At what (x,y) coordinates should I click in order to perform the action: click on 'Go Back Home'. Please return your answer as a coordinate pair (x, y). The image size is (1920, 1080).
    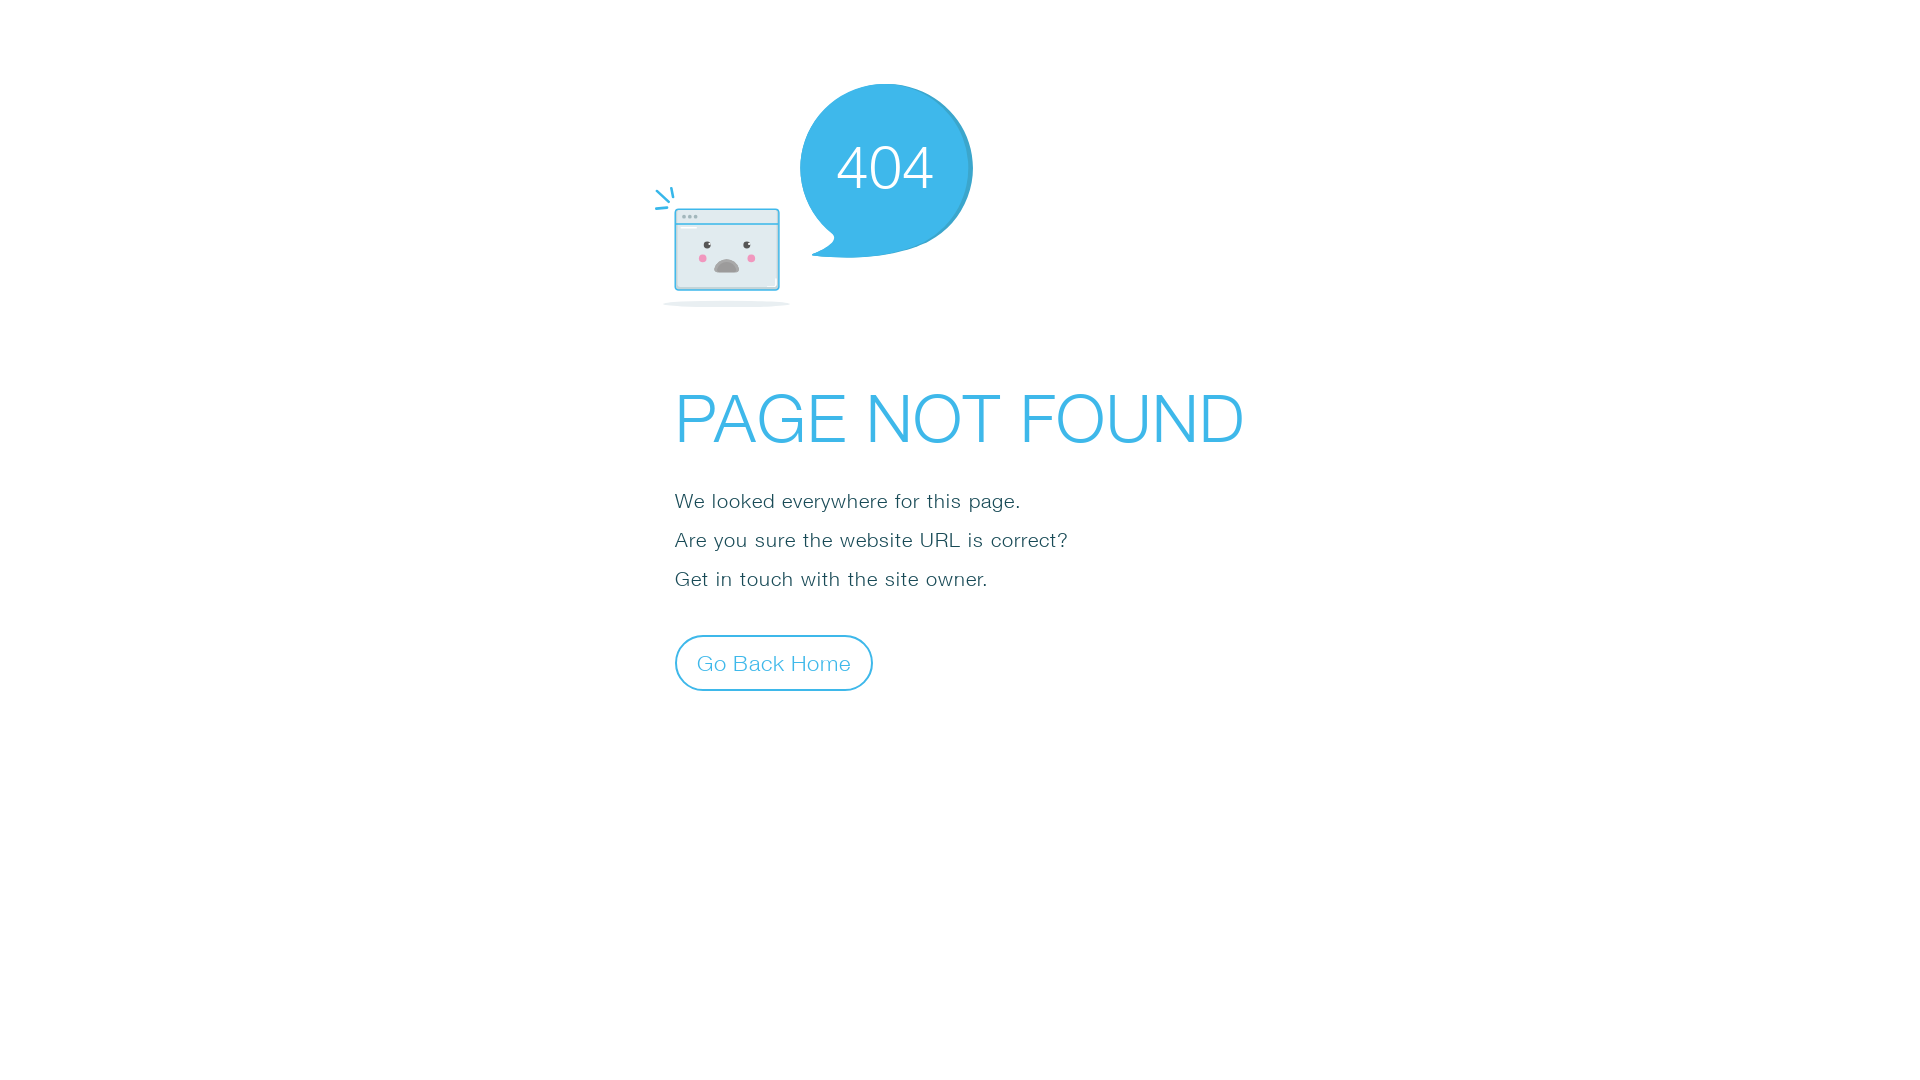
    Looking at the image, I should click on (772, 663).